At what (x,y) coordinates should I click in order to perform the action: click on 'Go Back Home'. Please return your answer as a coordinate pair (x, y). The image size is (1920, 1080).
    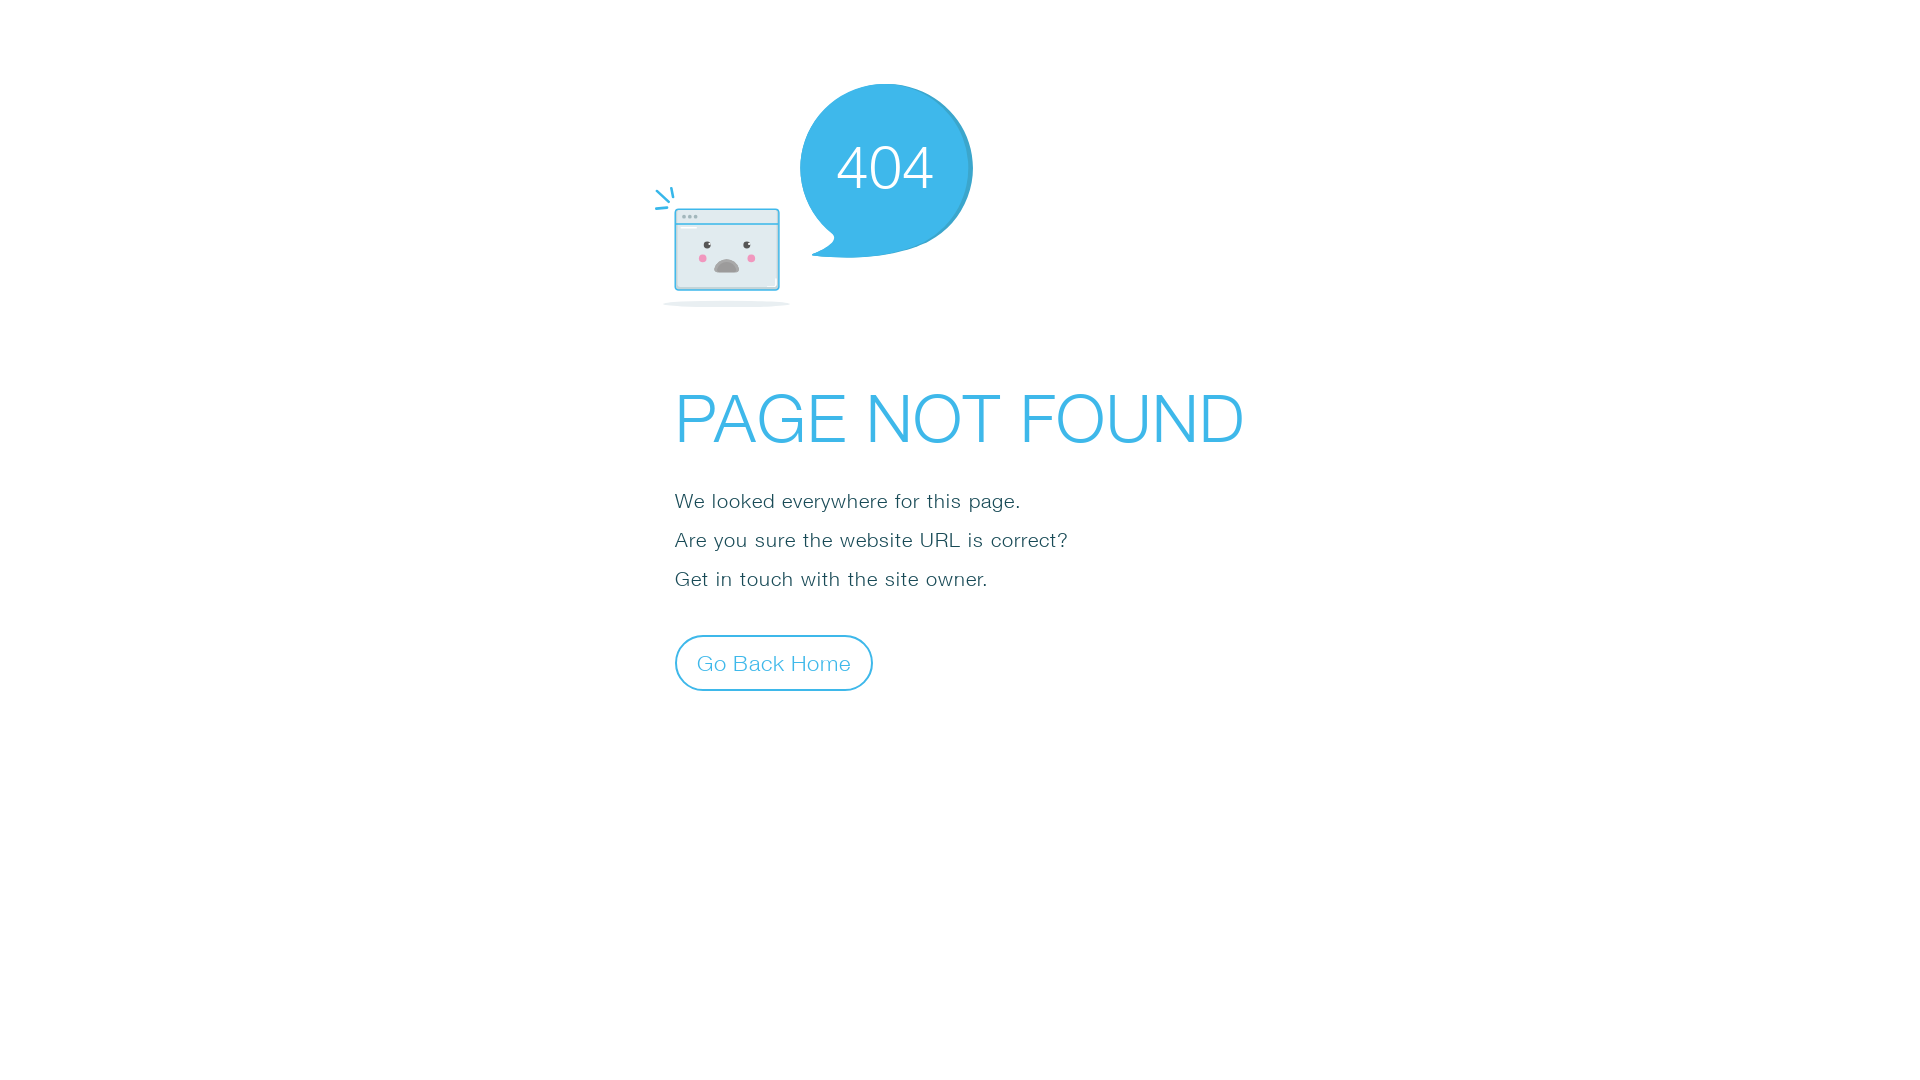
    Looking at the image, I should click on (772, 663).